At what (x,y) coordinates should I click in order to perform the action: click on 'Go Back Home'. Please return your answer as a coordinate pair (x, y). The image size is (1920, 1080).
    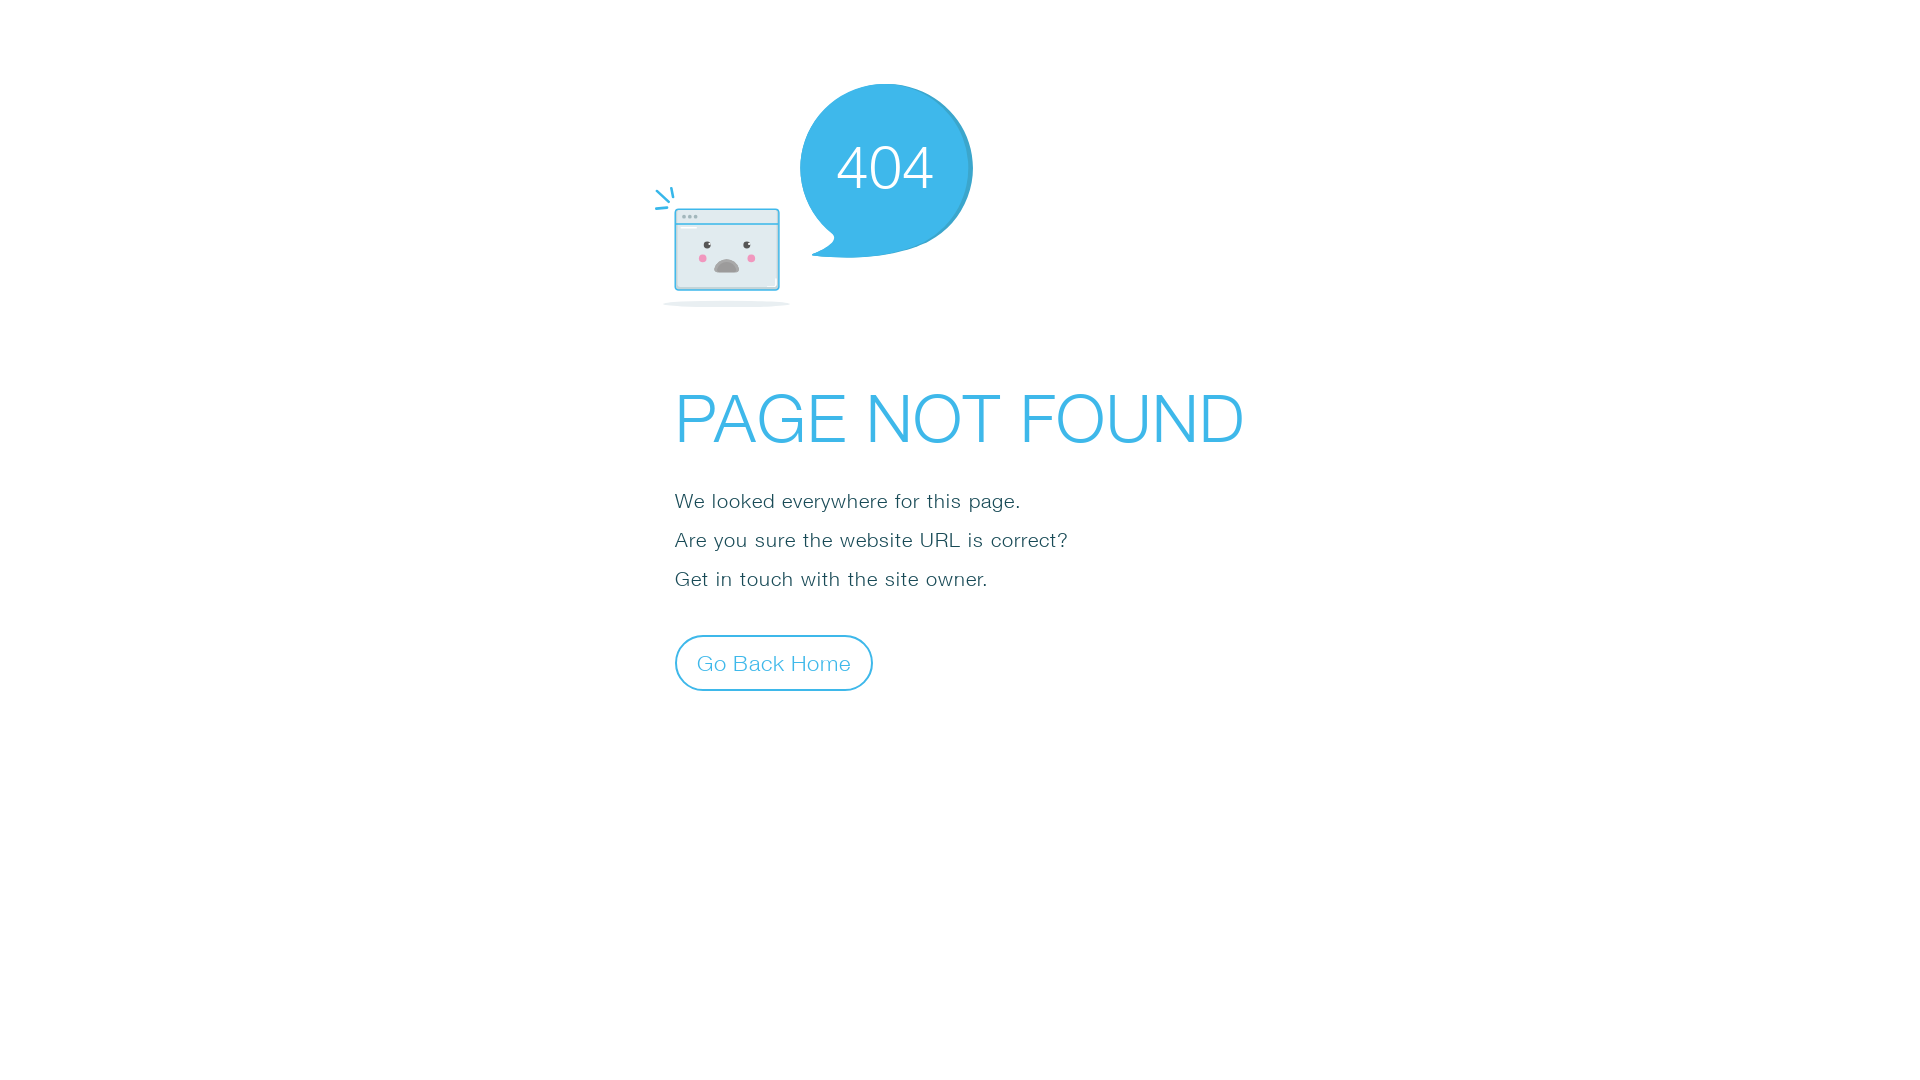
    Looking at the image, I should click on (772, 663).